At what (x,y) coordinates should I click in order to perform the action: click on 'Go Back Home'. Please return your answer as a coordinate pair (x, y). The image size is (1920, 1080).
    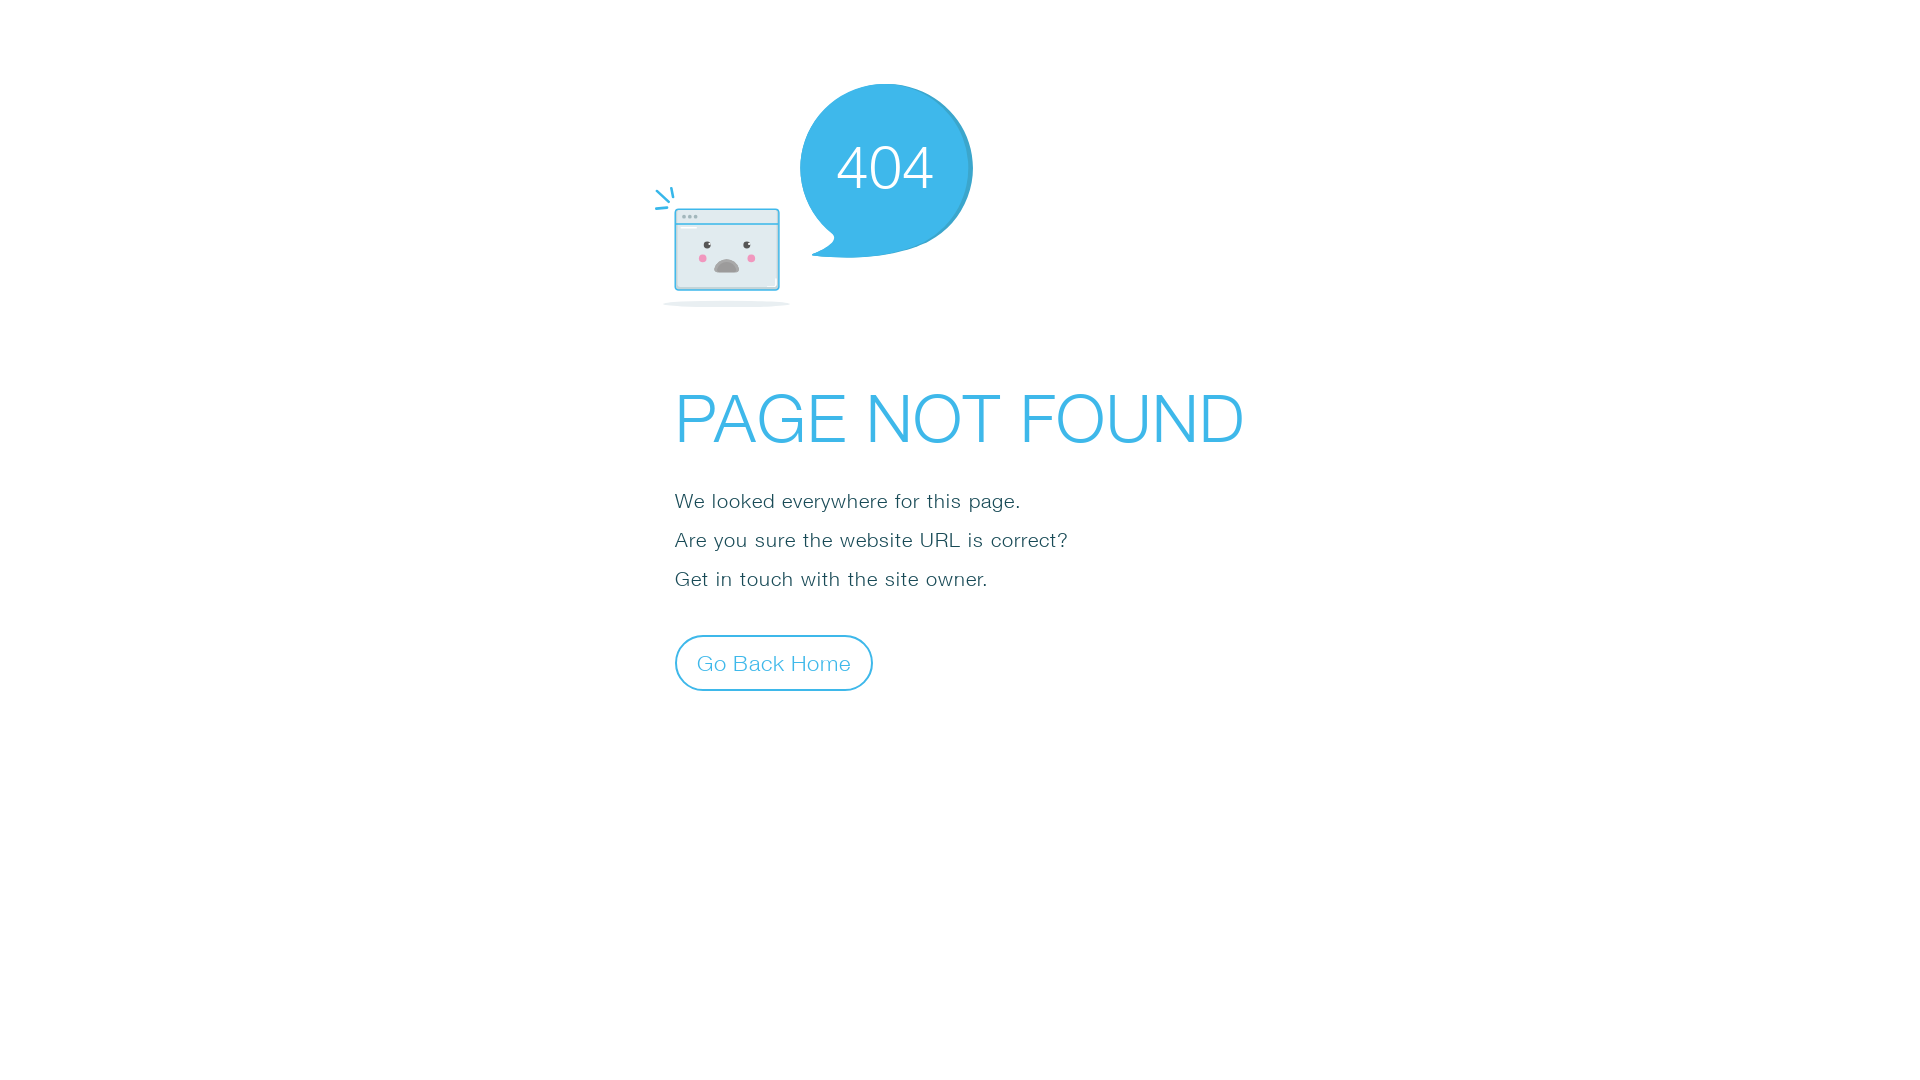
    Looking at the image, I should click on (772, 663).